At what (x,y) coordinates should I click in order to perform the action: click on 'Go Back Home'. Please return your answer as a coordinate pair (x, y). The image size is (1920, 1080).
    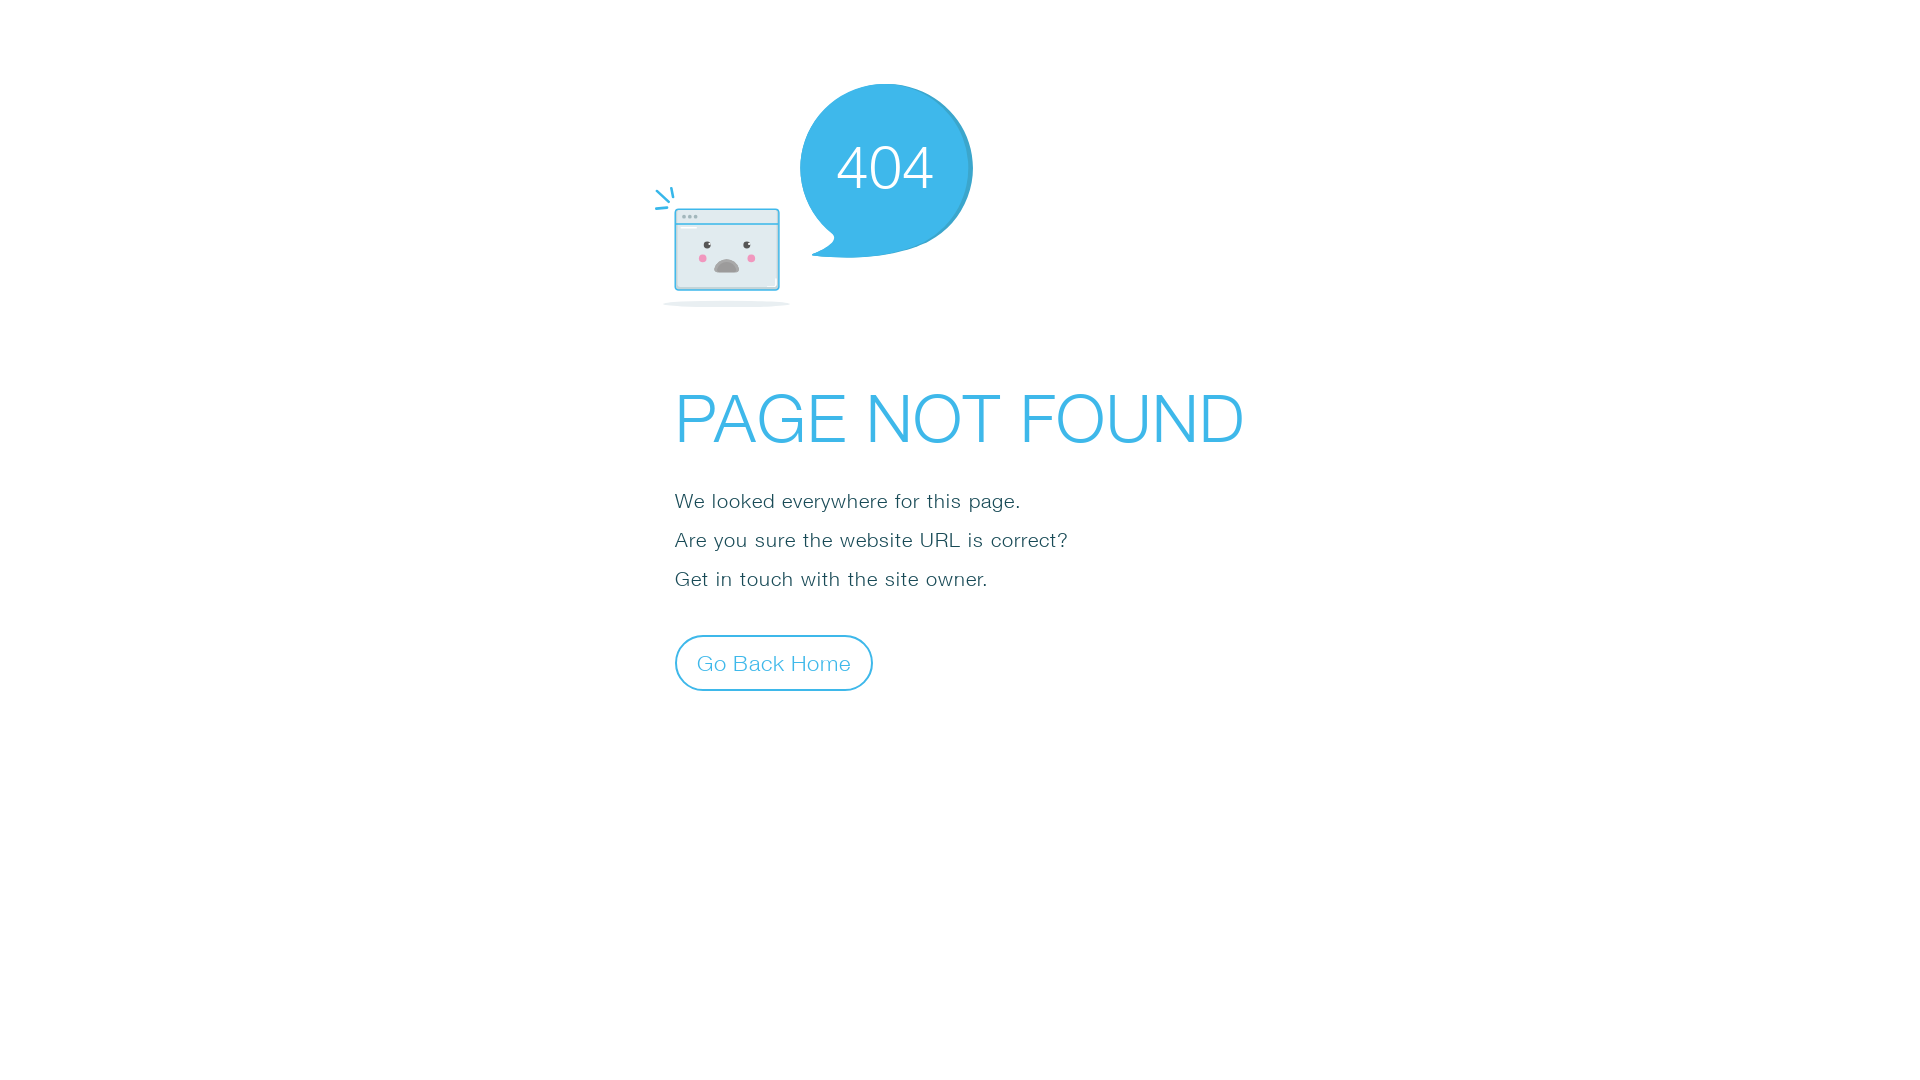
    Looking at the image, I should click on (772, 663).